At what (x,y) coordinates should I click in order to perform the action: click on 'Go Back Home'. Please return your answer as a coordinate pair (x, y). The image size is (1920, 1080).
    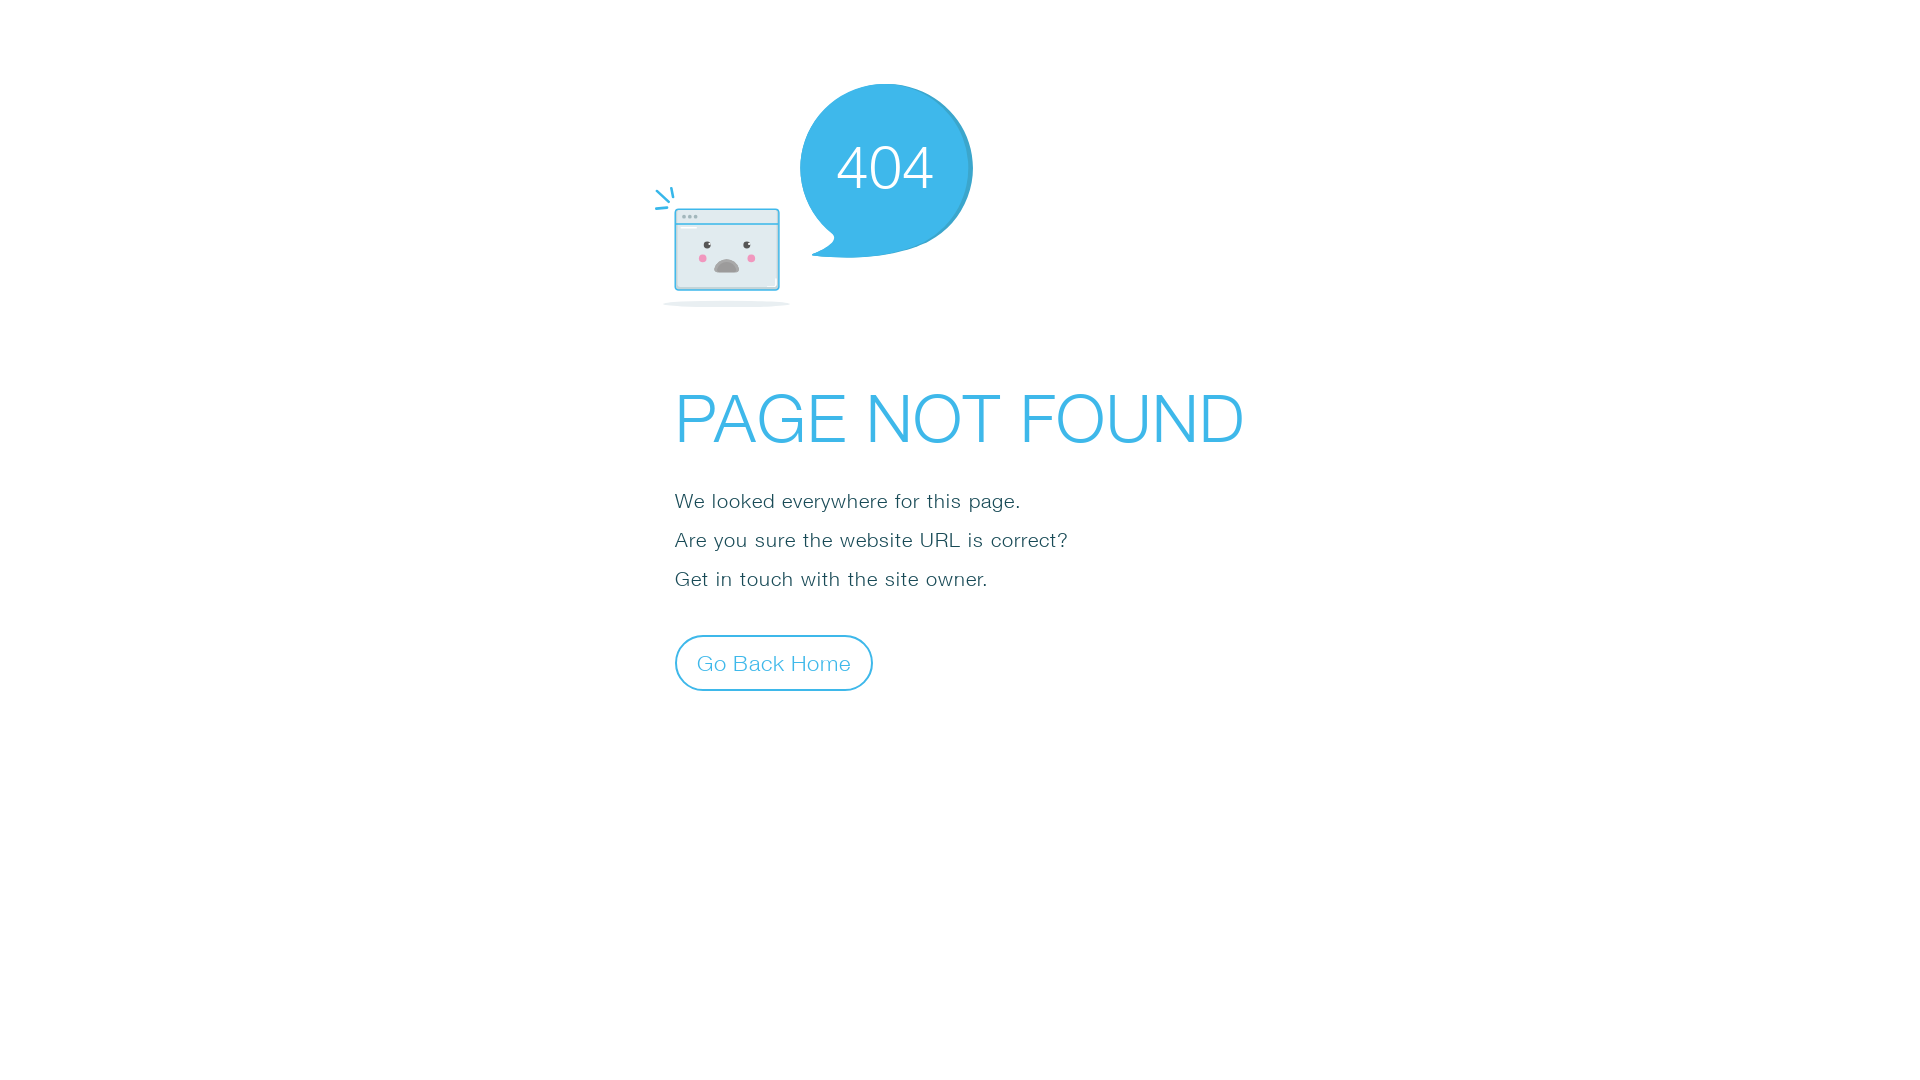
    Looking at the image, I should click on (772, 663).